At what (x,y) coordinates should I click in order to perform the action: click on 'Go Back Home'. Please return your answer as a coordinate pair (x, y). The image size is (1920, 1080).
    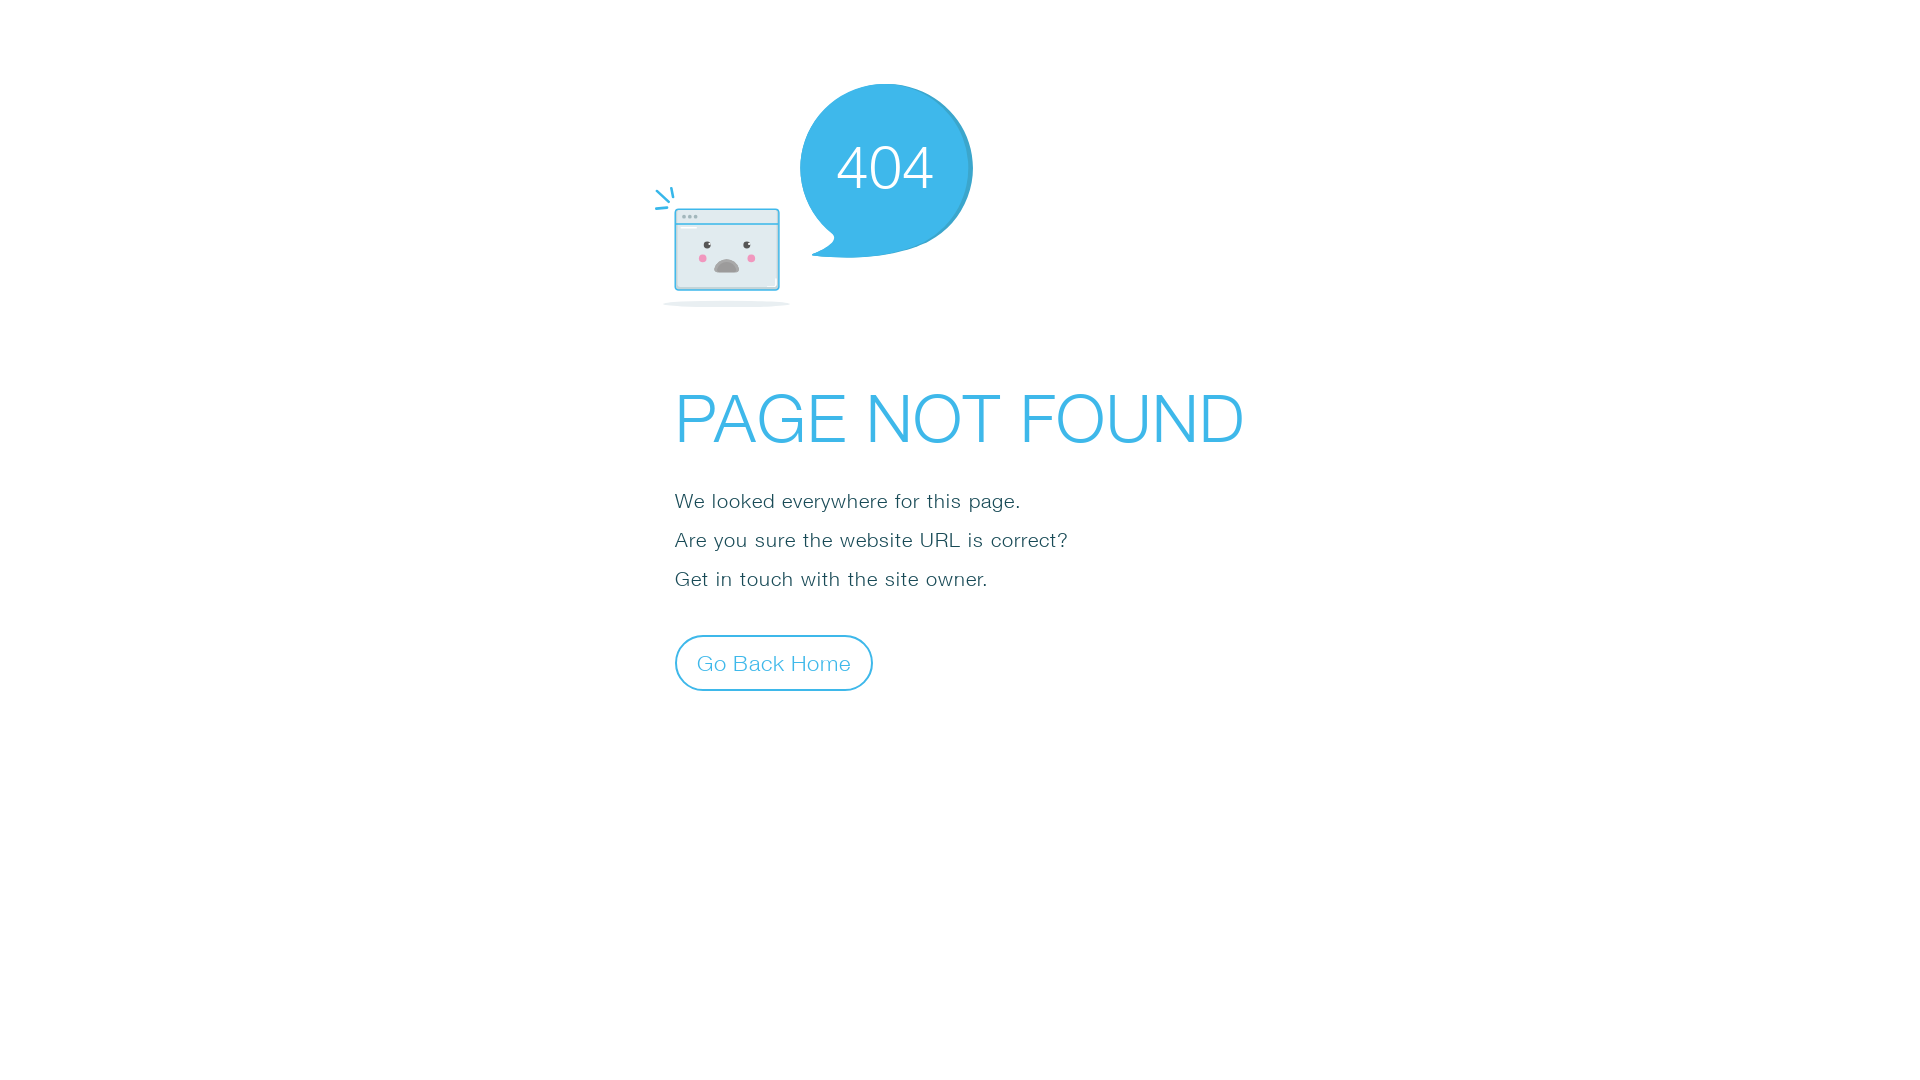
    Looking at the image, I should click on (772, 663).